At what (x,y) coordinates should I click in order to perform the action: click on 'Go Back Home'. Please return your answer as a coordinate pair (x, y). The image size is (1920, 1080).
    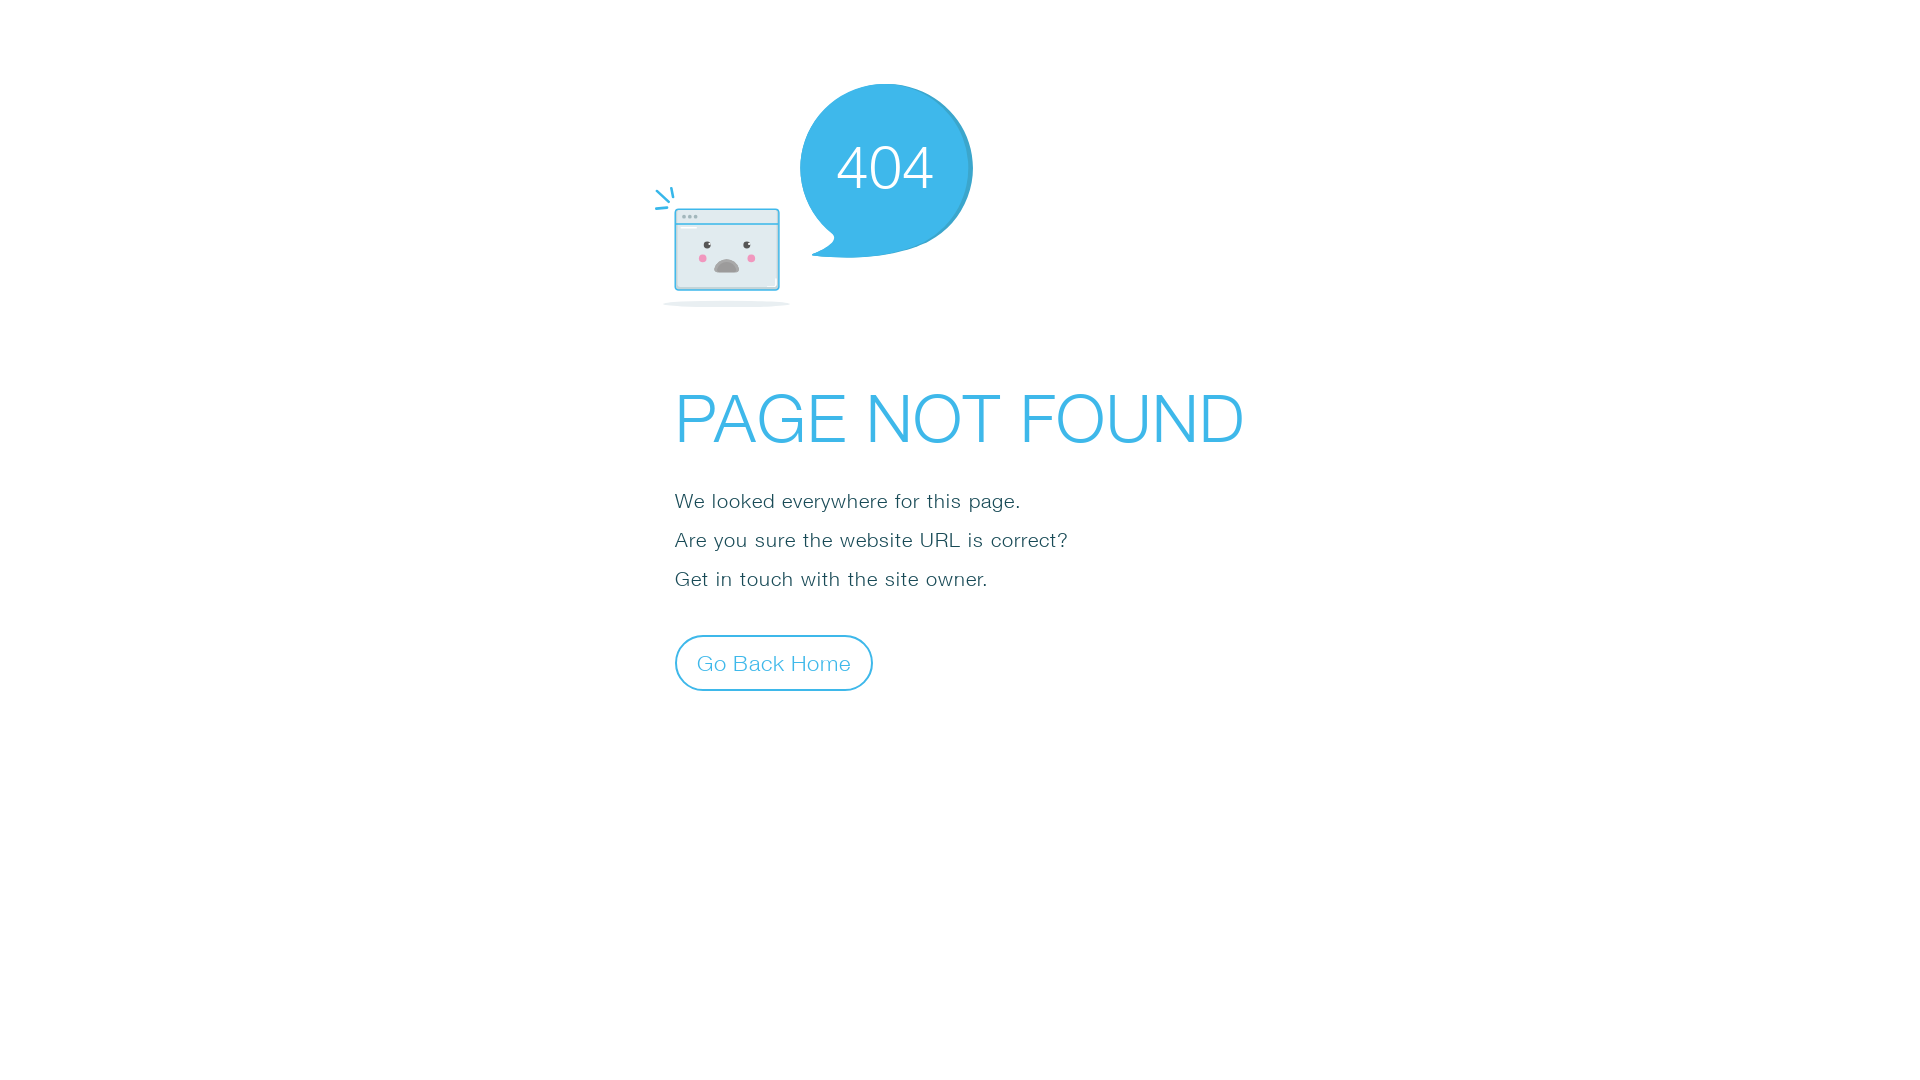
    Looking at the image, I should click on (772, 663).